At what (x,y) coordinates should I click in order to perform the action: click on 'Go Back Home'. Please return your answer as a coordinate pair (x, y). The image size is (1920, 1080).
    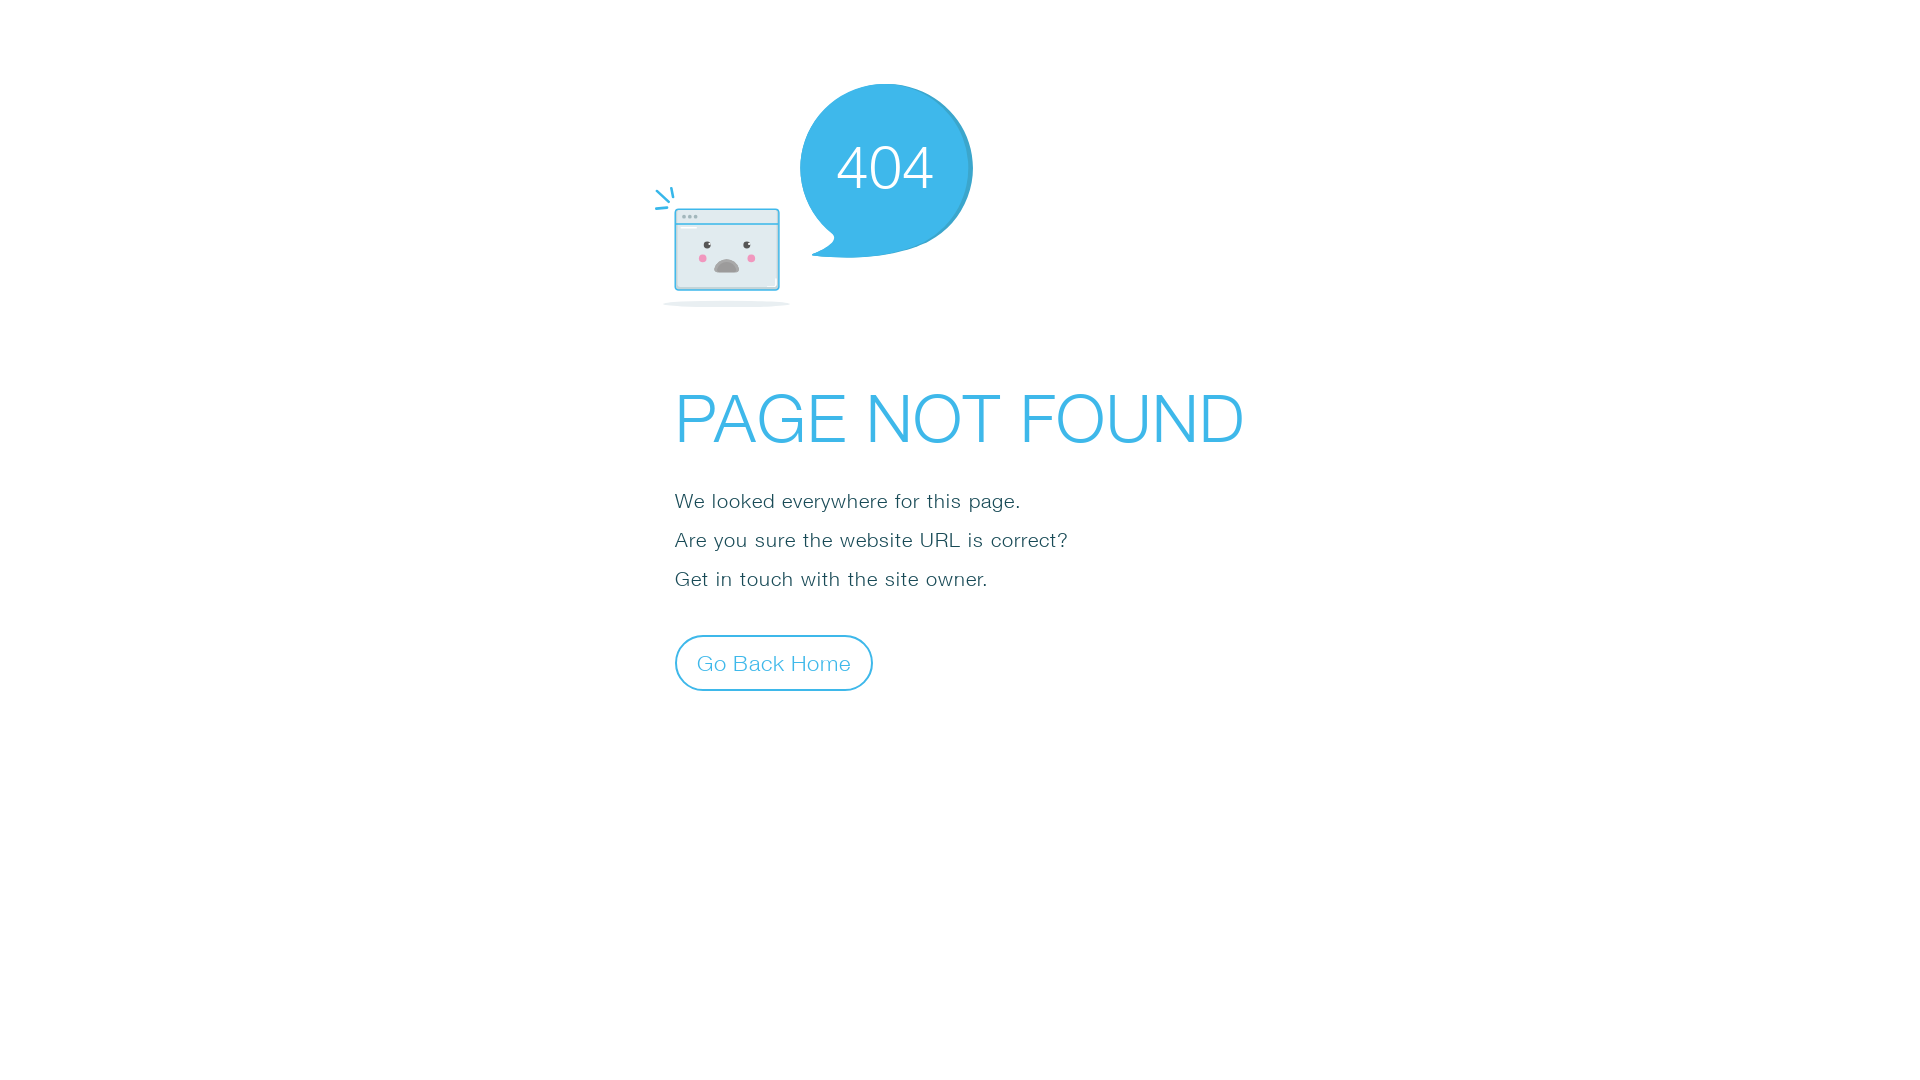
    Looking at the image, I should click on (772, 663).